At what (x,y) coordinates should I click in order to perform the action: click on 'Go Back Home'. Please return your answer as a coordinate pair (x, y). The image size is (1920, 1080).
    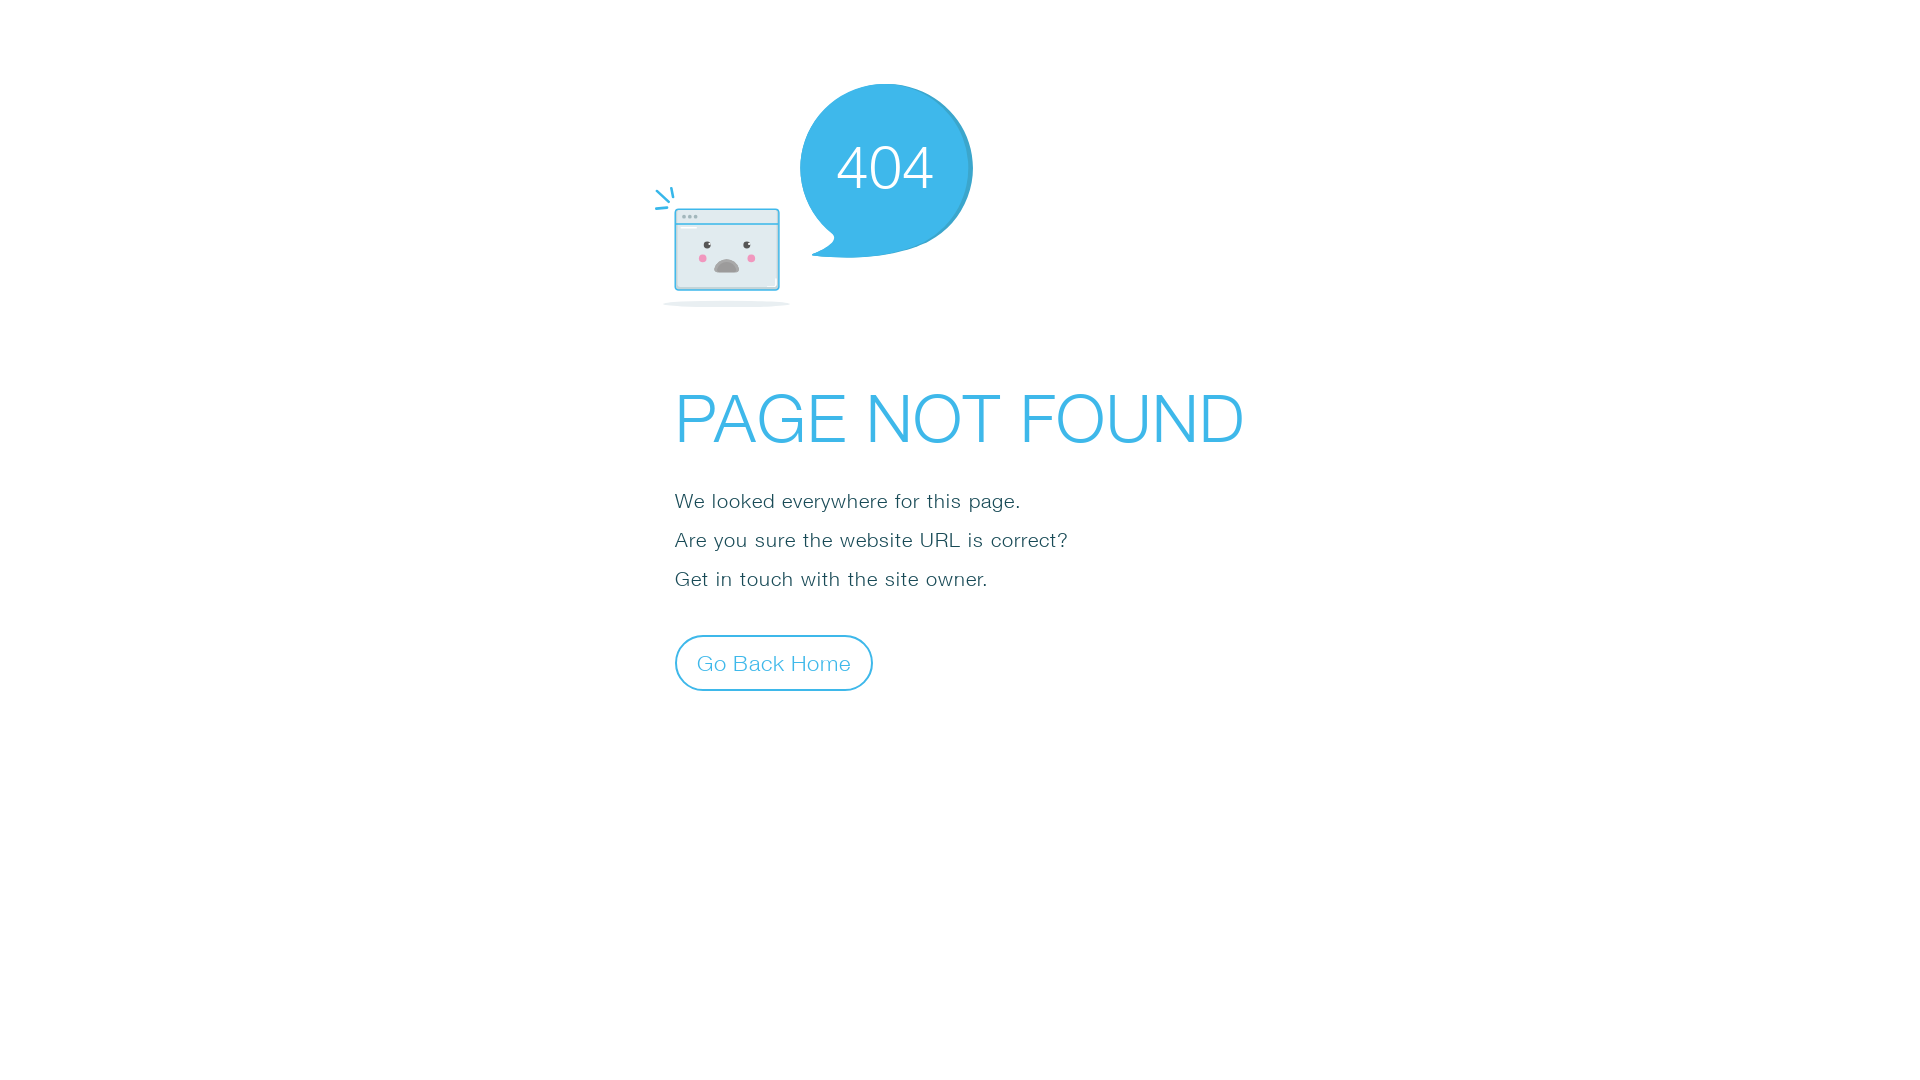
    Looking at the image, I should click on (772, 663).